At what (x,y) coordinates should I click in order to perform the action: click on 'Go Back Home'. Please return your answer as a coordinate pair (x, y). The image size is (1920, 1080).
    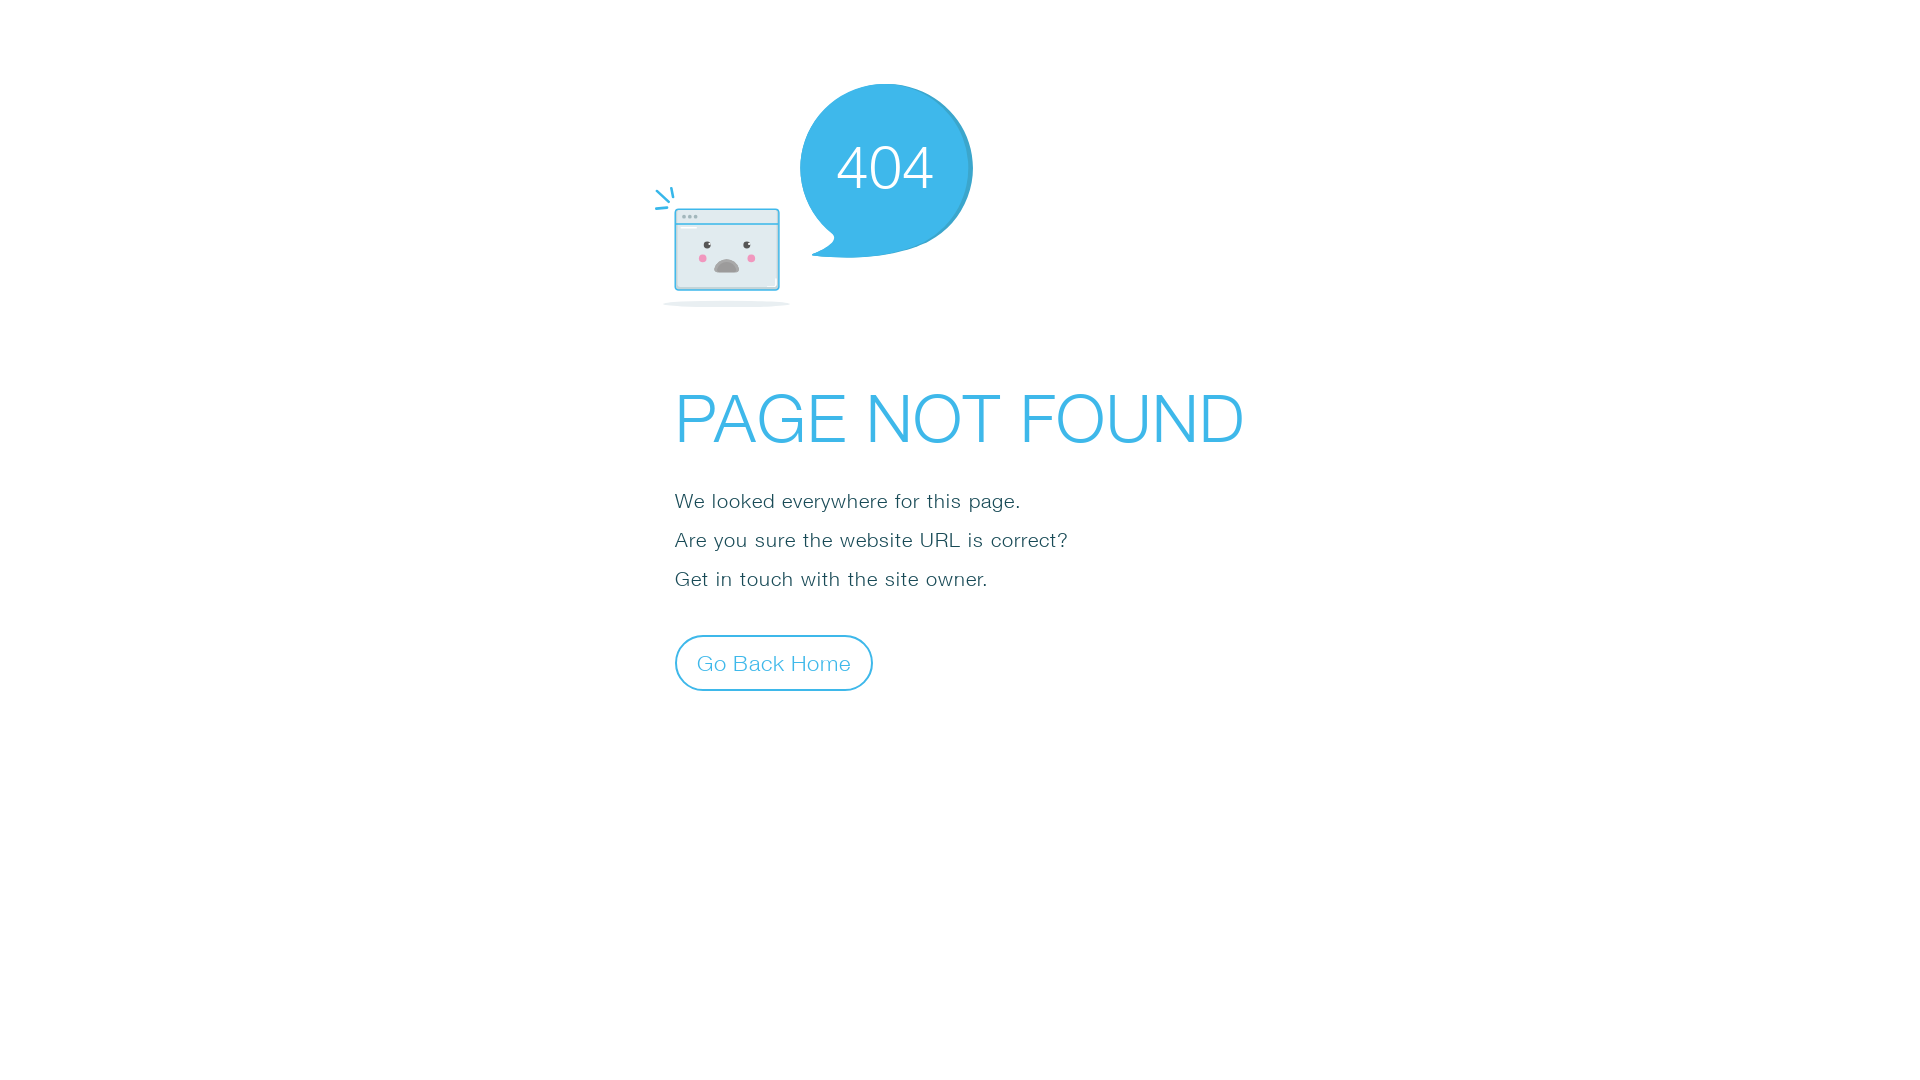
    Looking at the image, I should click on (772, 663).